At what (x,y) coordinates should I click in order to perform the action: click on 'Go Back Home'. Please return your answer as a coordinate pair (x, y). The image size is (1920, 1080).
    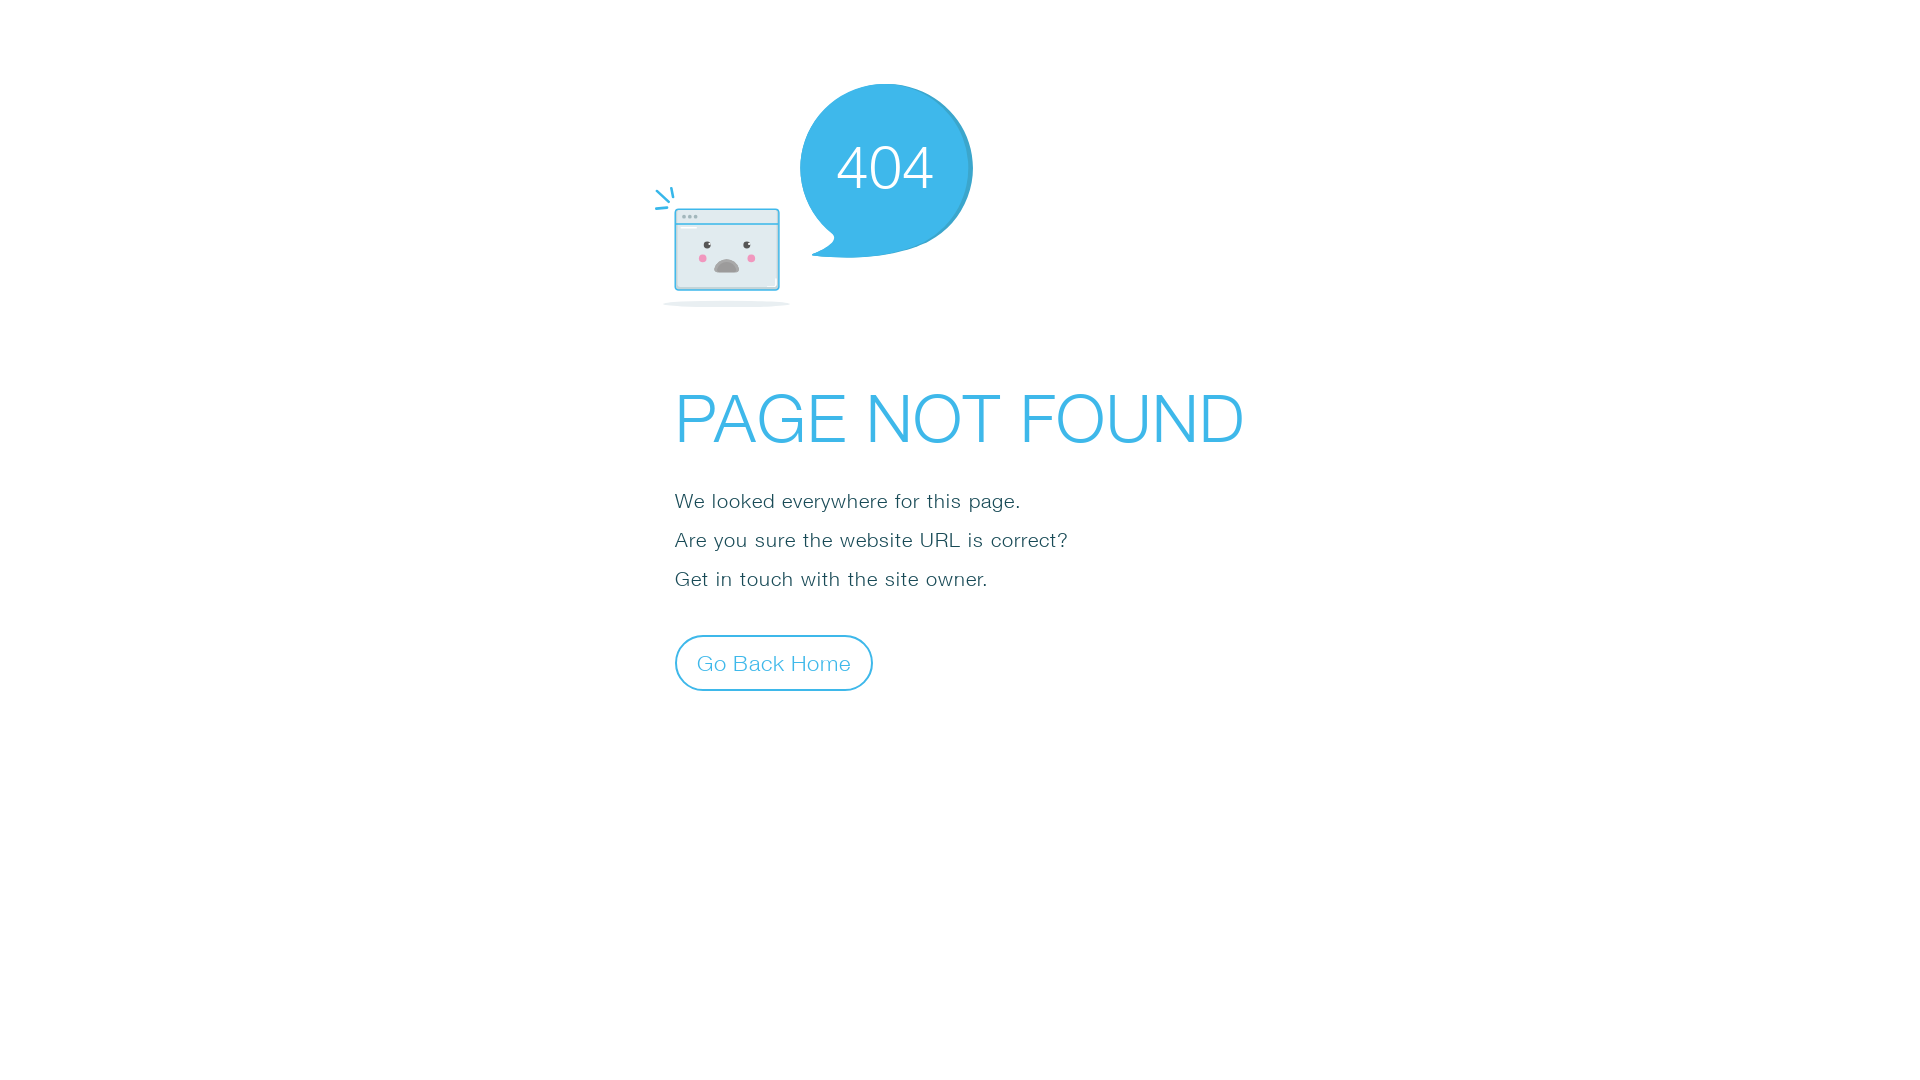
    Looking at the image, I should click on (772, 663).